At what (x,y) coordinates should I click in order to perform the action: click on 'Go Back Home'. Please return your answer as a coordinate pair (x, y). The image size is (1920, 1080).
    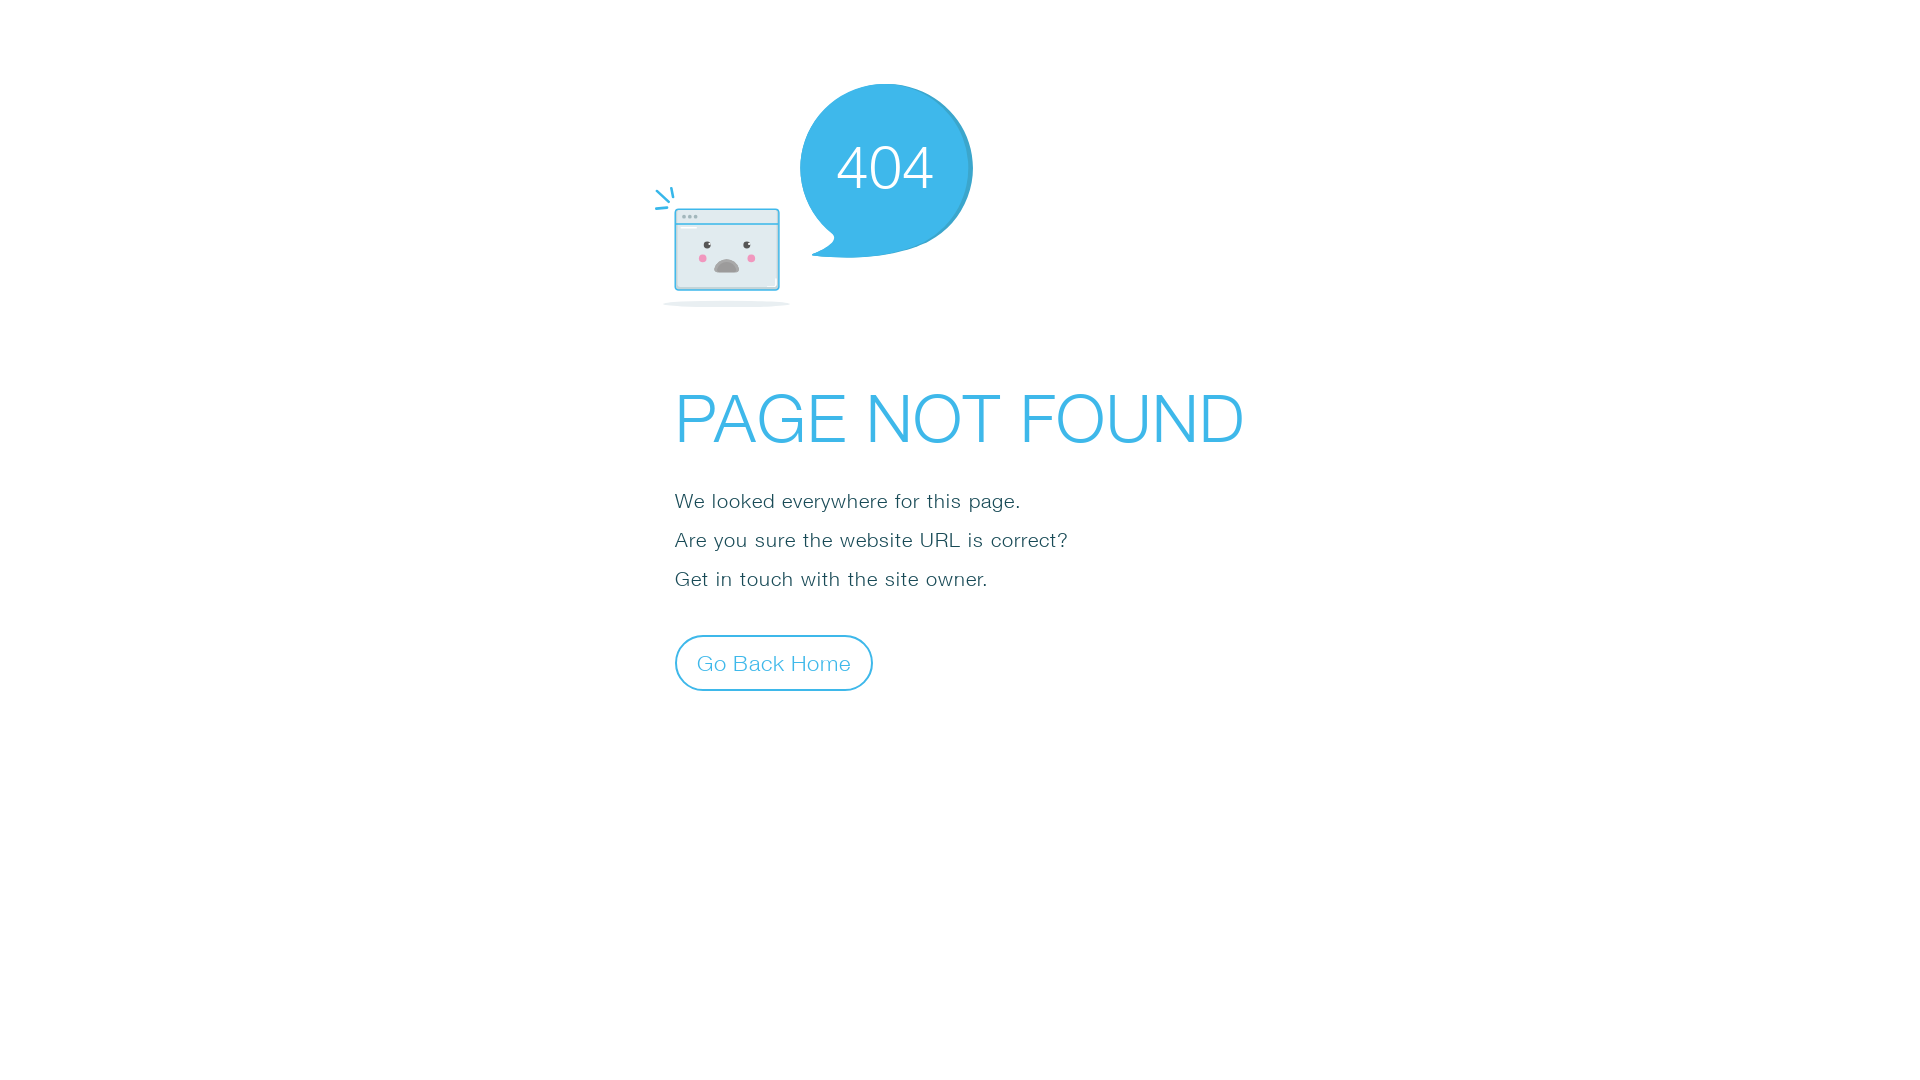
    Looking at the image, I should click on (772, 663).